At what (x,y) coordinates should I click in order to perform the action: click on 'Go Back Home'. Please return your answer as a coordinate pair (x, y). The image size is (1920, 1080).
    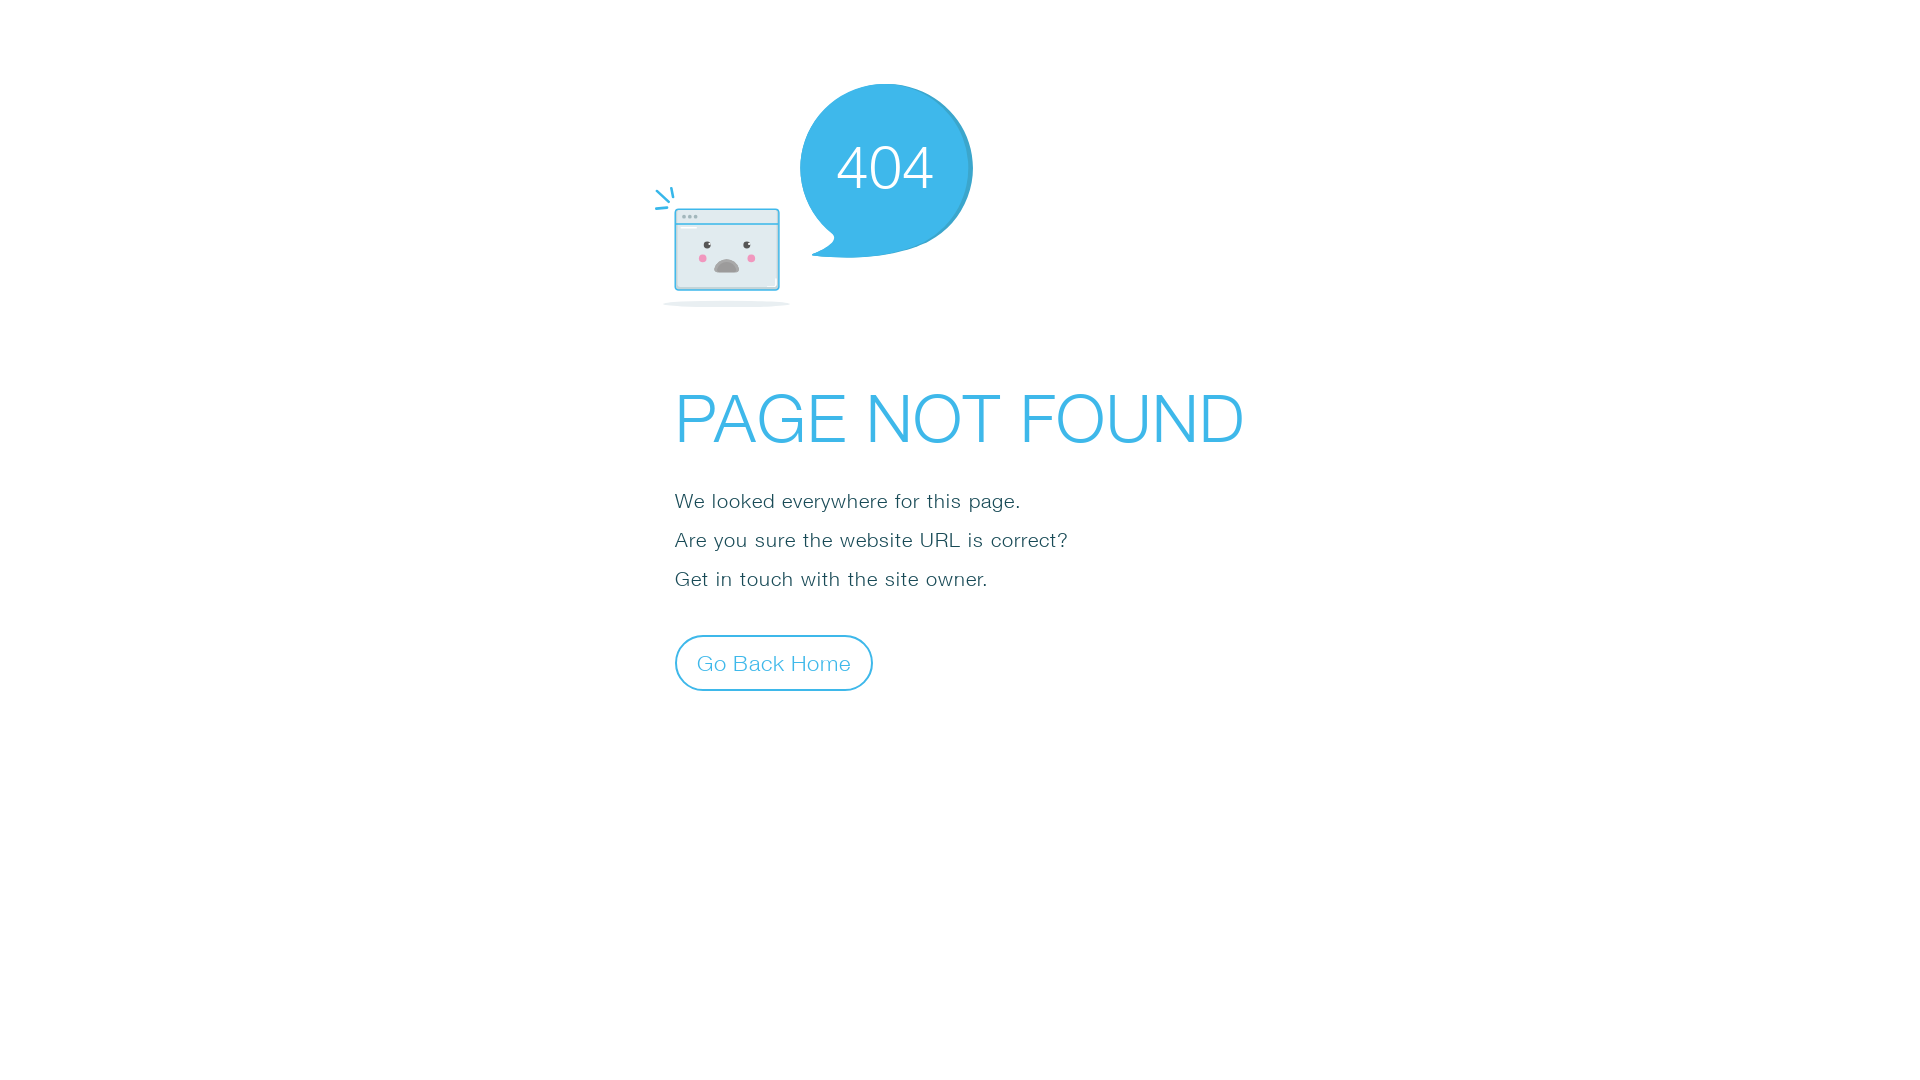
    Looking at the image, I should click on (772, 663).